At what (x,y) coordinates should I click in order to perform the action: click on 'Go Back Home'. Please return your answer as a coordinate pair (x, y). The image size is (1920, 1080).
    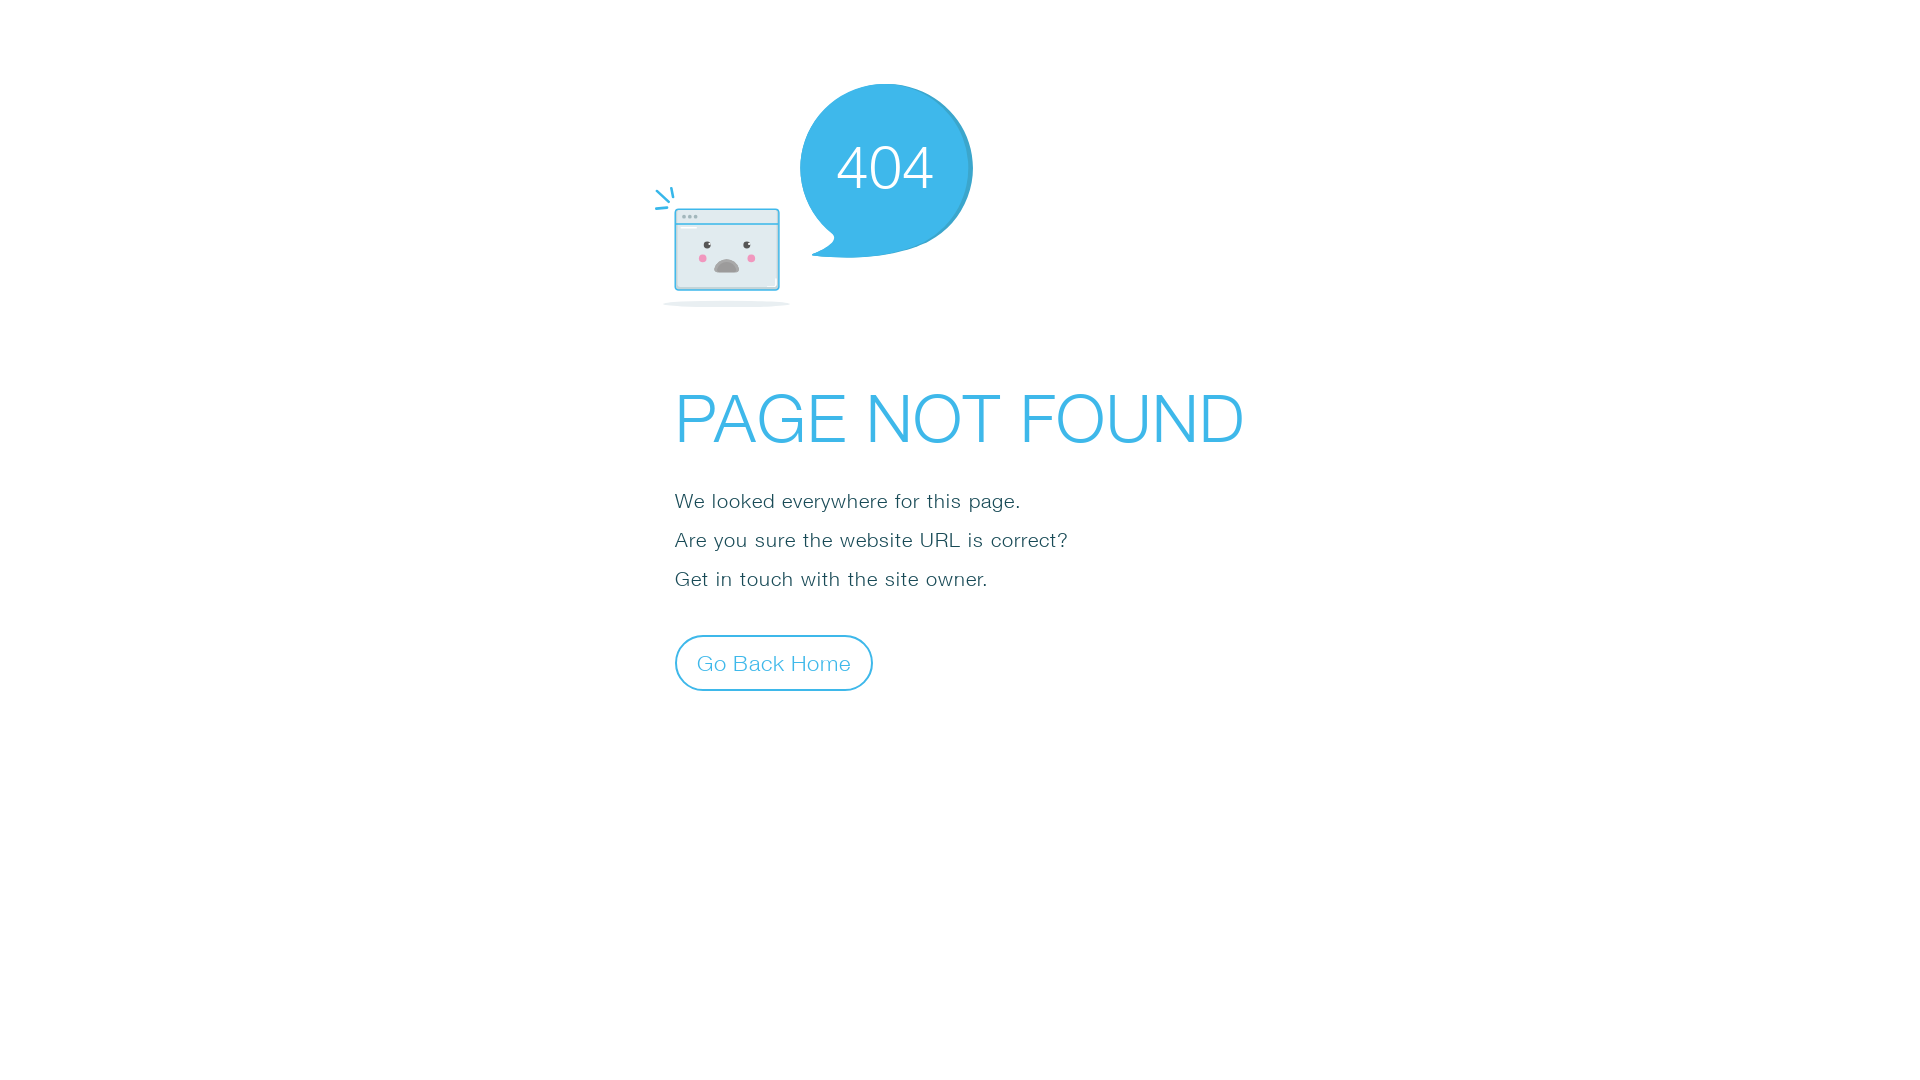
    Looking at the image, I should click on (772, 663).